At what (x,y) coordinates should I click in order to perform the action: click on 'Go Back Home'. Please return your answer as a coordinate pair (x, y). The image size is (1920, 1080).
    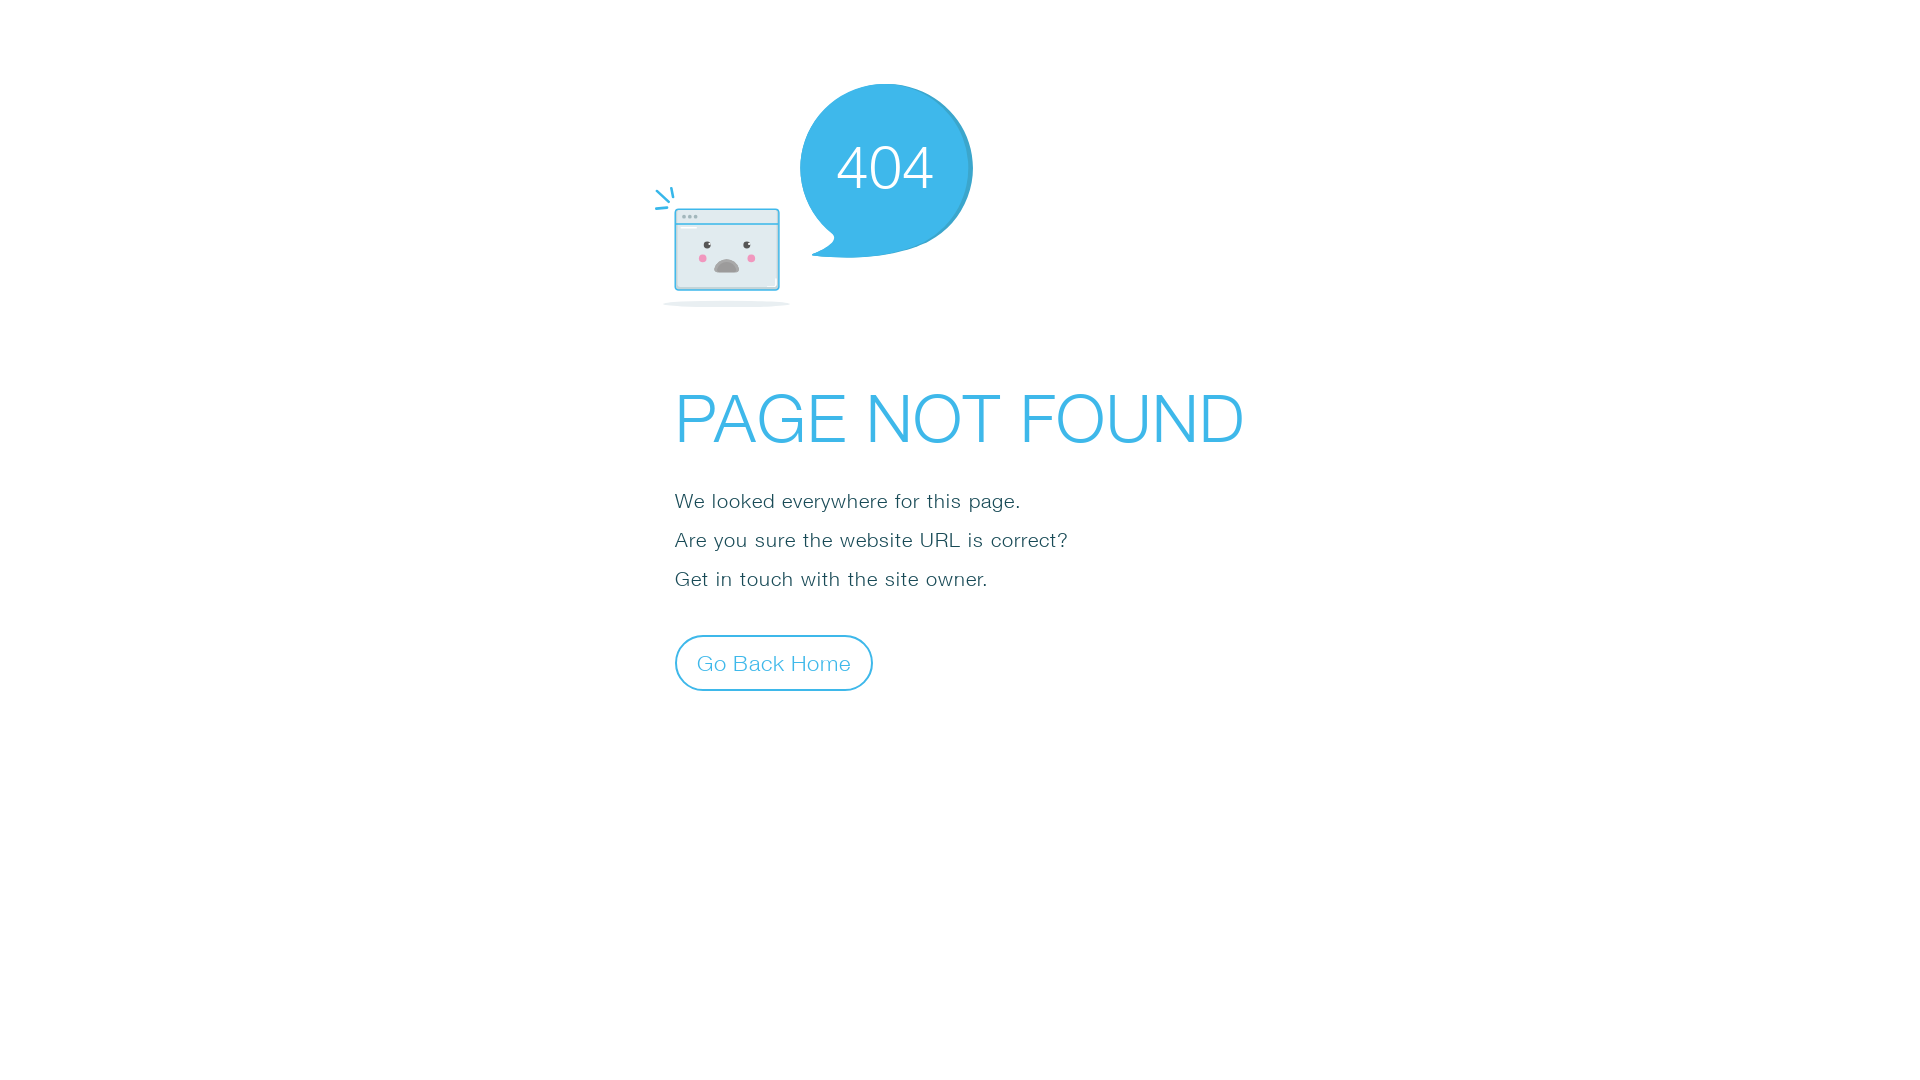
    Looking at the image, I should click on (772, 663).